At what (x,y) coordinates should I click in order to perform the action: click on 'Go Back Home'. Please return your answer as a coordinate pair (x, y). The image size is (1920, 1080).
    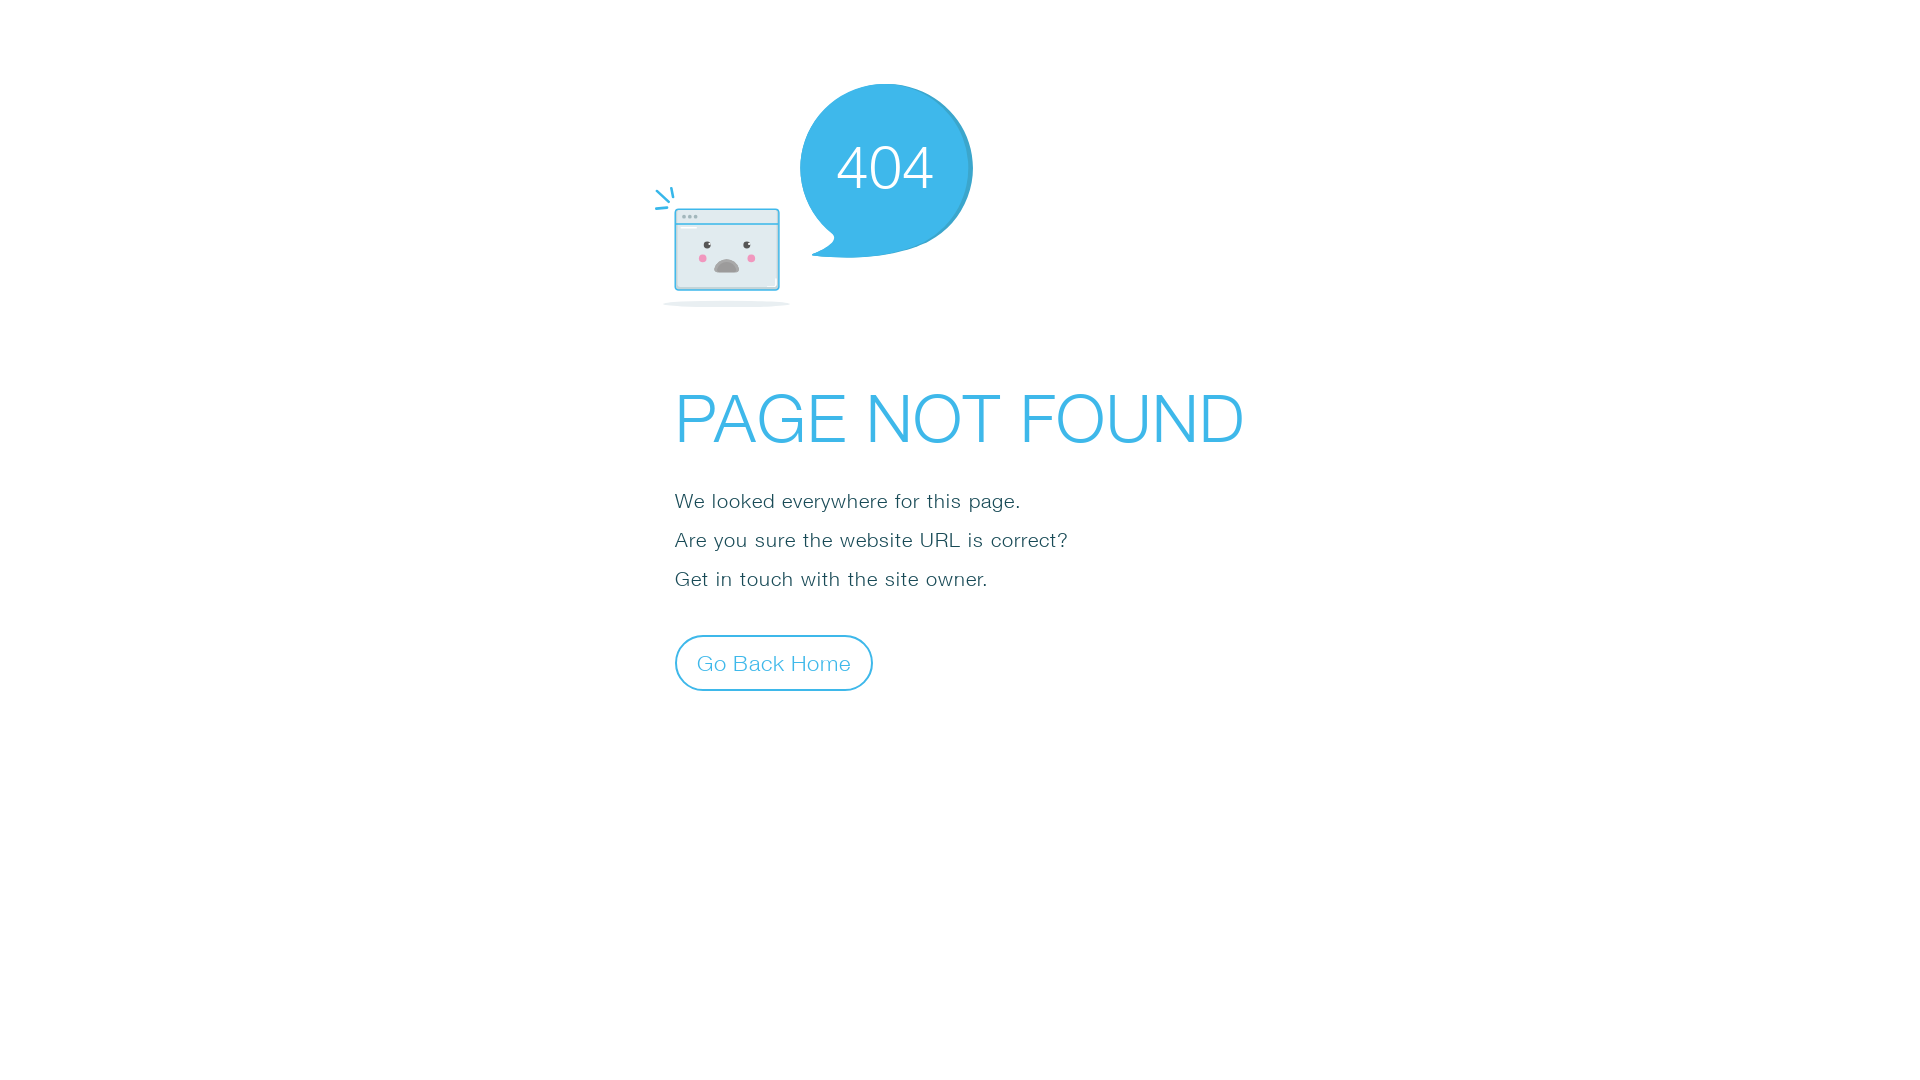
    Looking at the image, I should click on (772, 663).